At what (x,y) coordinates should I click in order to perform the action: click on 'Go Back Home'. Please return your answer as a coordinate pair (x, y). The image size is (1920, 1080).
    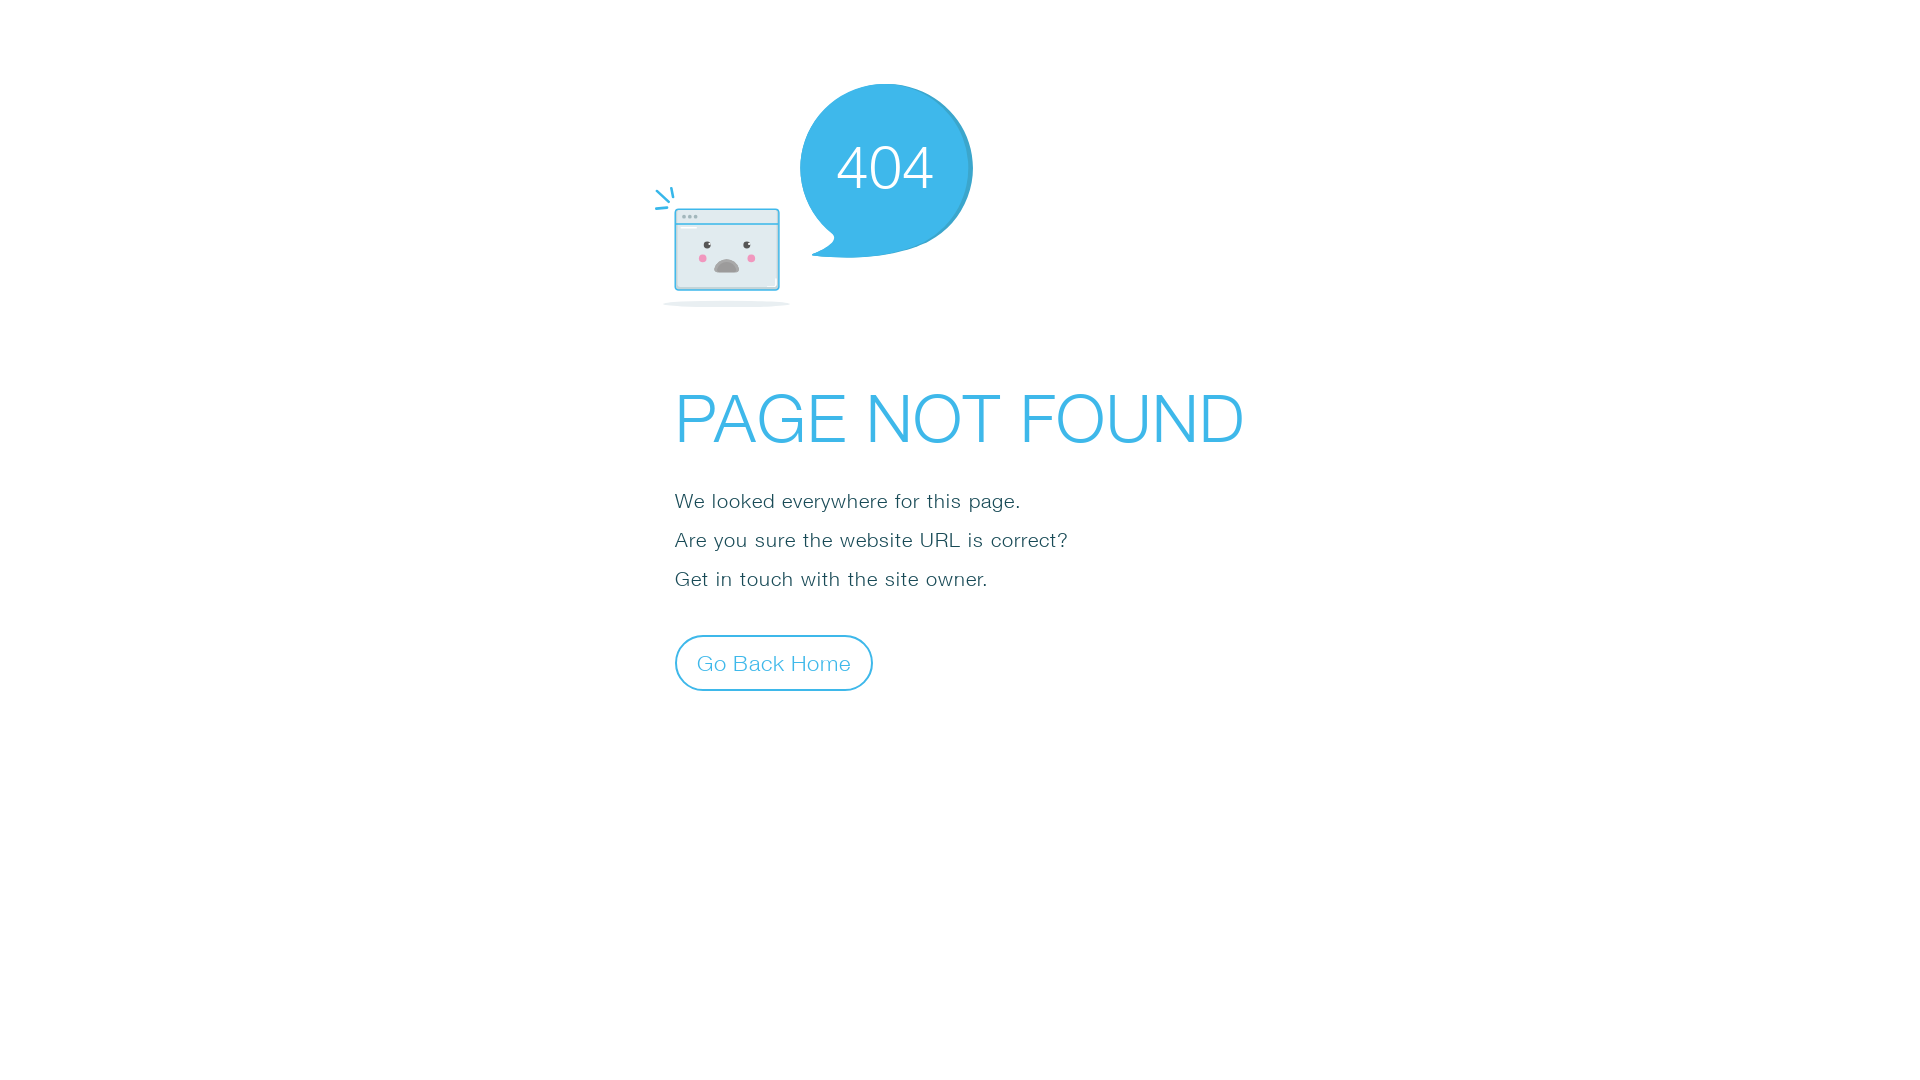
    Looking at the image, I should click on (772, 663).